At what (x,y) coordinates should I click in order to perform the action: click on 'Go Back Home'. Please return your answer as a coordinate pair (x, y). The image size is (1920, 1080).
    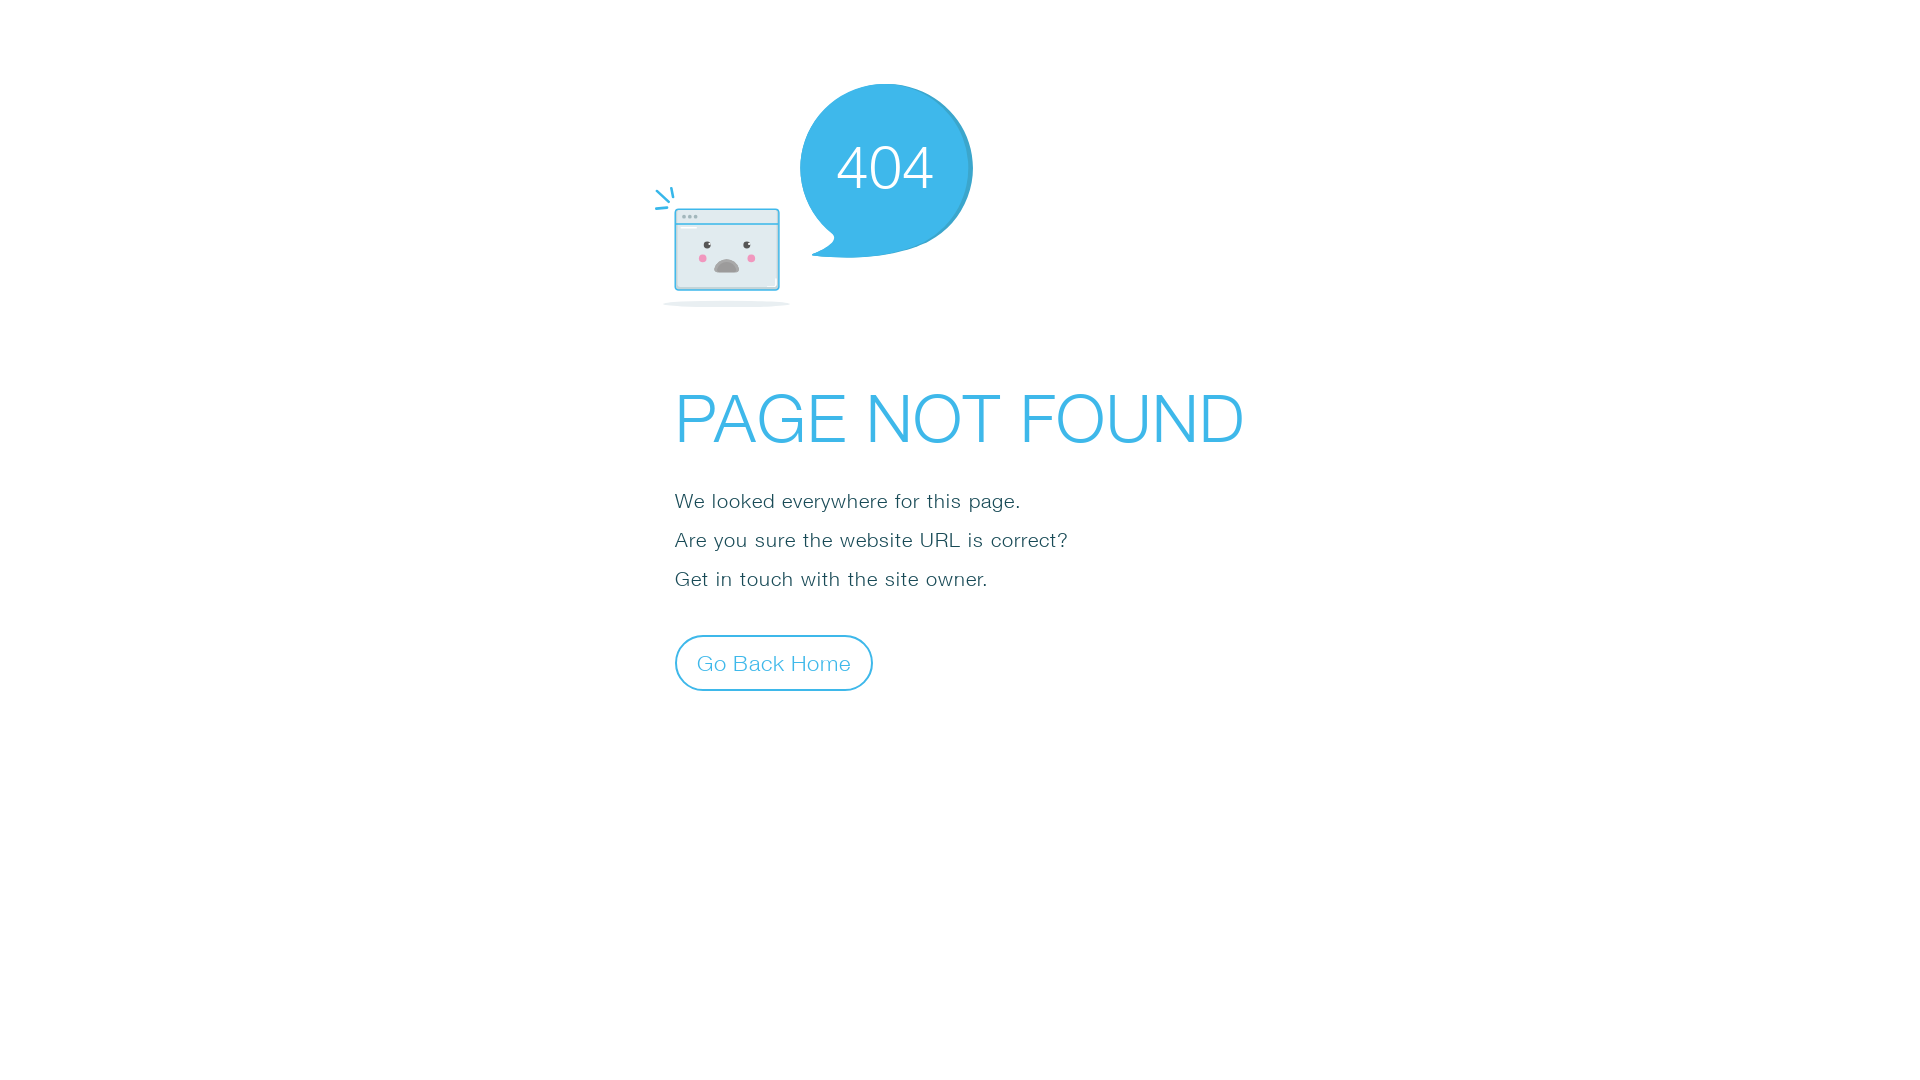
    Looking at the image, I should click on (772, 663).